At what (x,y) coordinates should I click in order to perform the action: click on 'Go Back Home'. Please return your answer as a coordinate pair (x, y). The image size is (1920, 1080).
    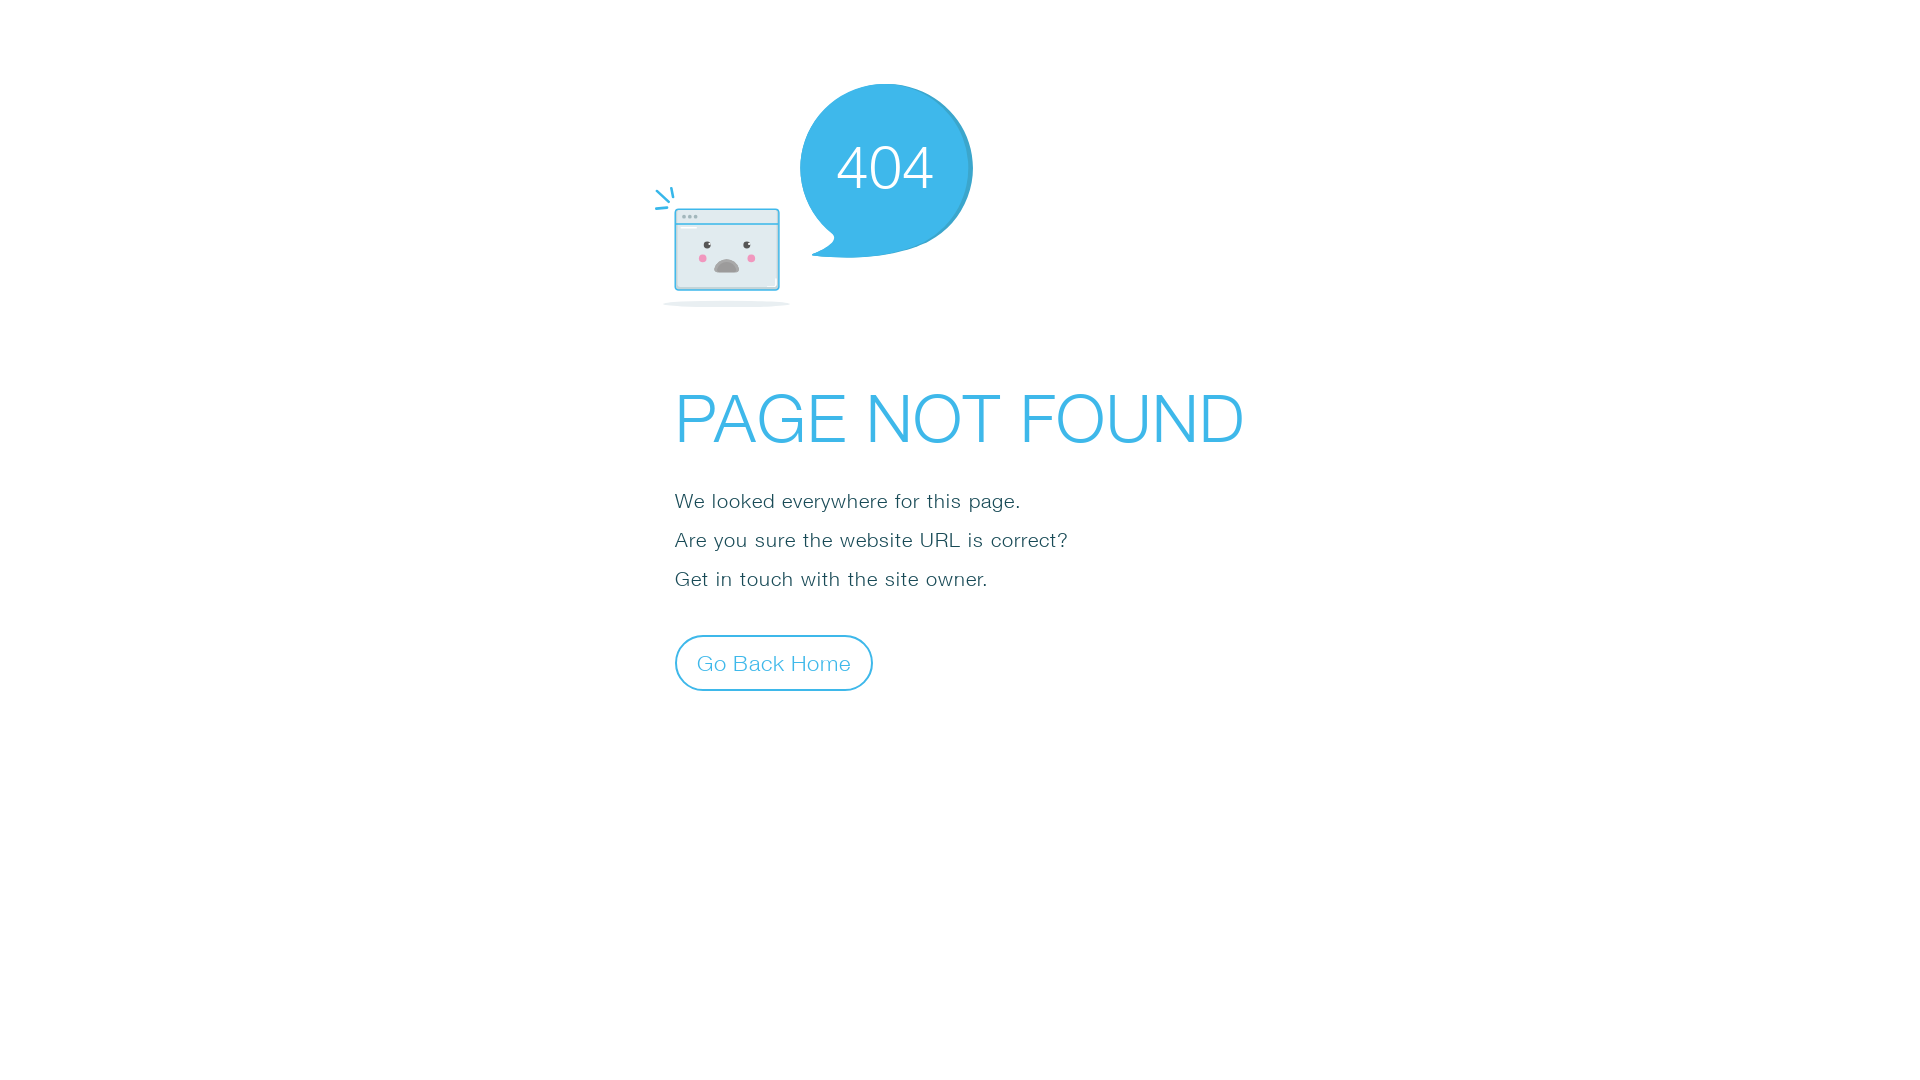
    Looking at the image, I should click on (772, 663).